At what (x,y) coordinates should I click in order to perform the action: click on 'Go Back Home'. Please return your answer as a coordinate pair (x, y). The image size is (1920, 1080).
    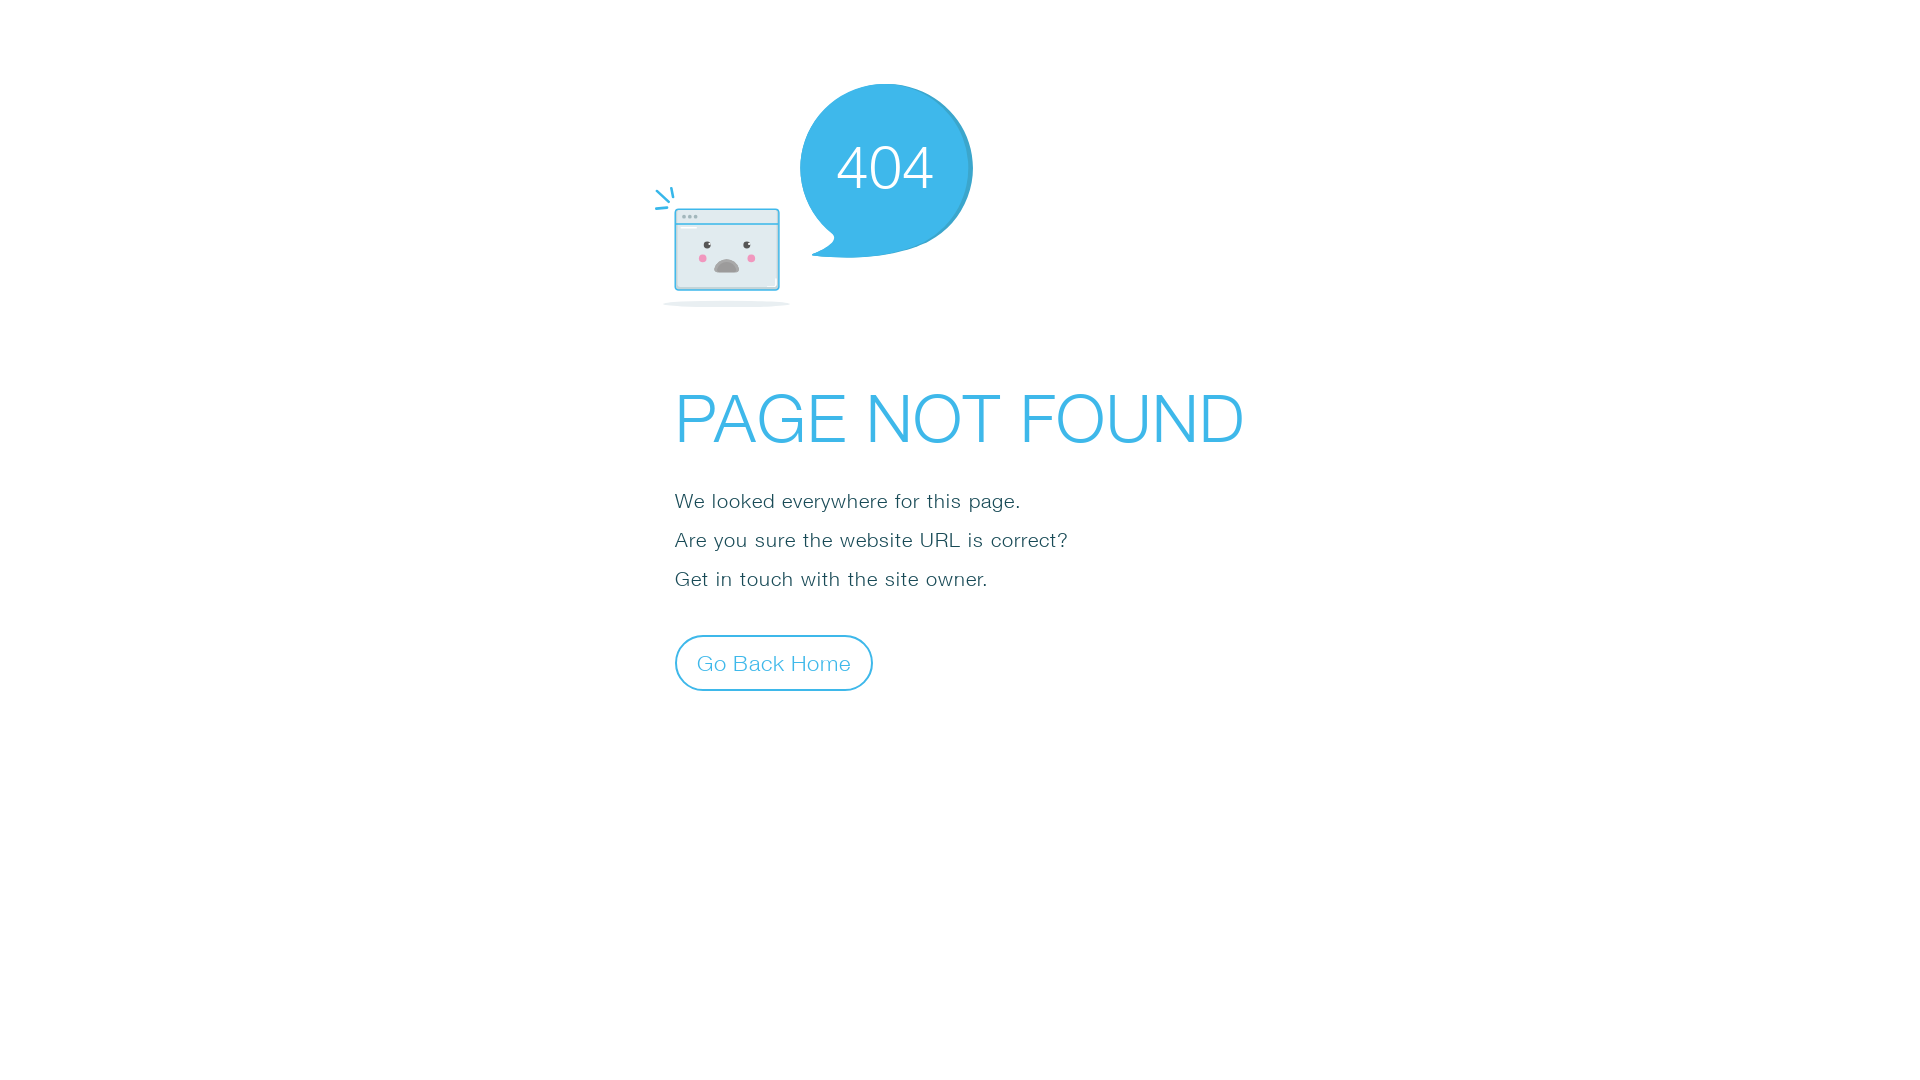
    Looking at the image, I should click on (772, 663).